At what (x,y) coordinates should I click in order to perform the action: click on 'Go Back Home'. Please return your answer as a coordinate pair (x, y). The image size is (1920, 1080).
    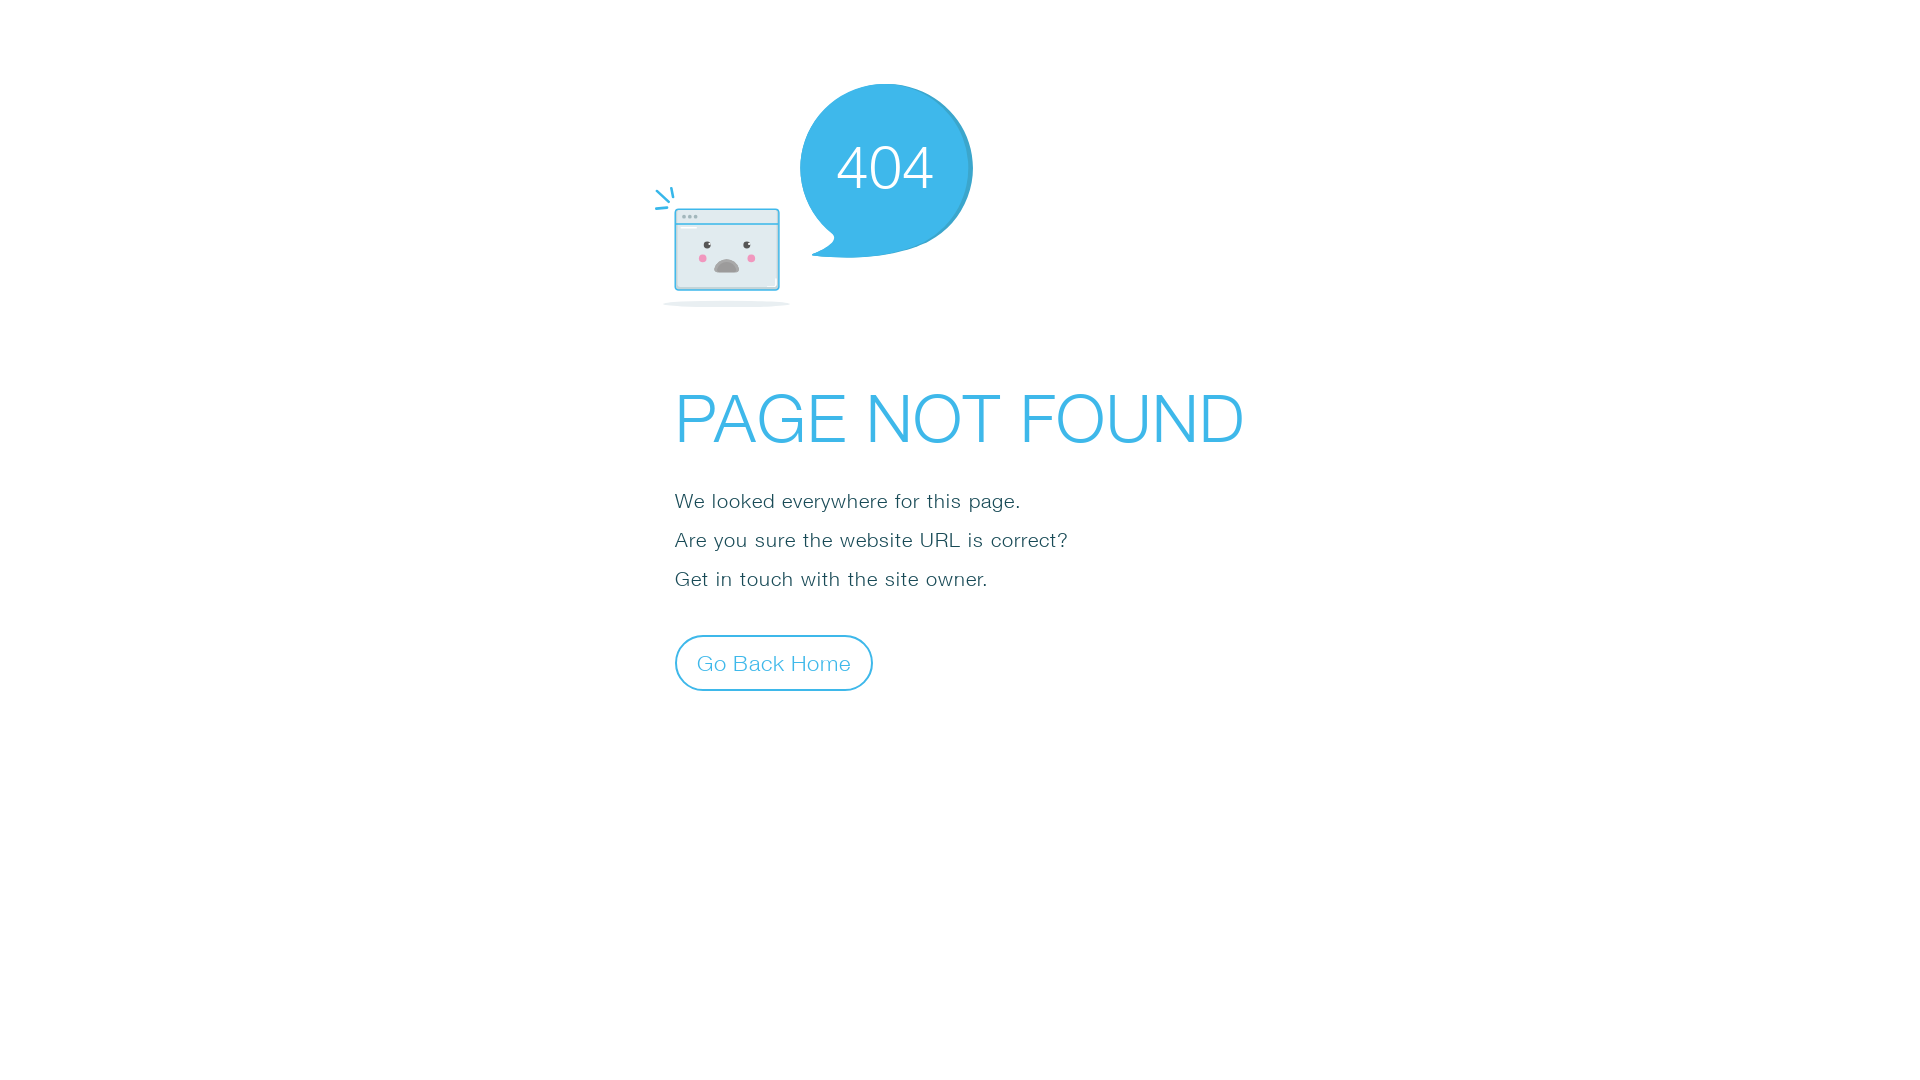
    Looking at the image, I should click on (772, 663).